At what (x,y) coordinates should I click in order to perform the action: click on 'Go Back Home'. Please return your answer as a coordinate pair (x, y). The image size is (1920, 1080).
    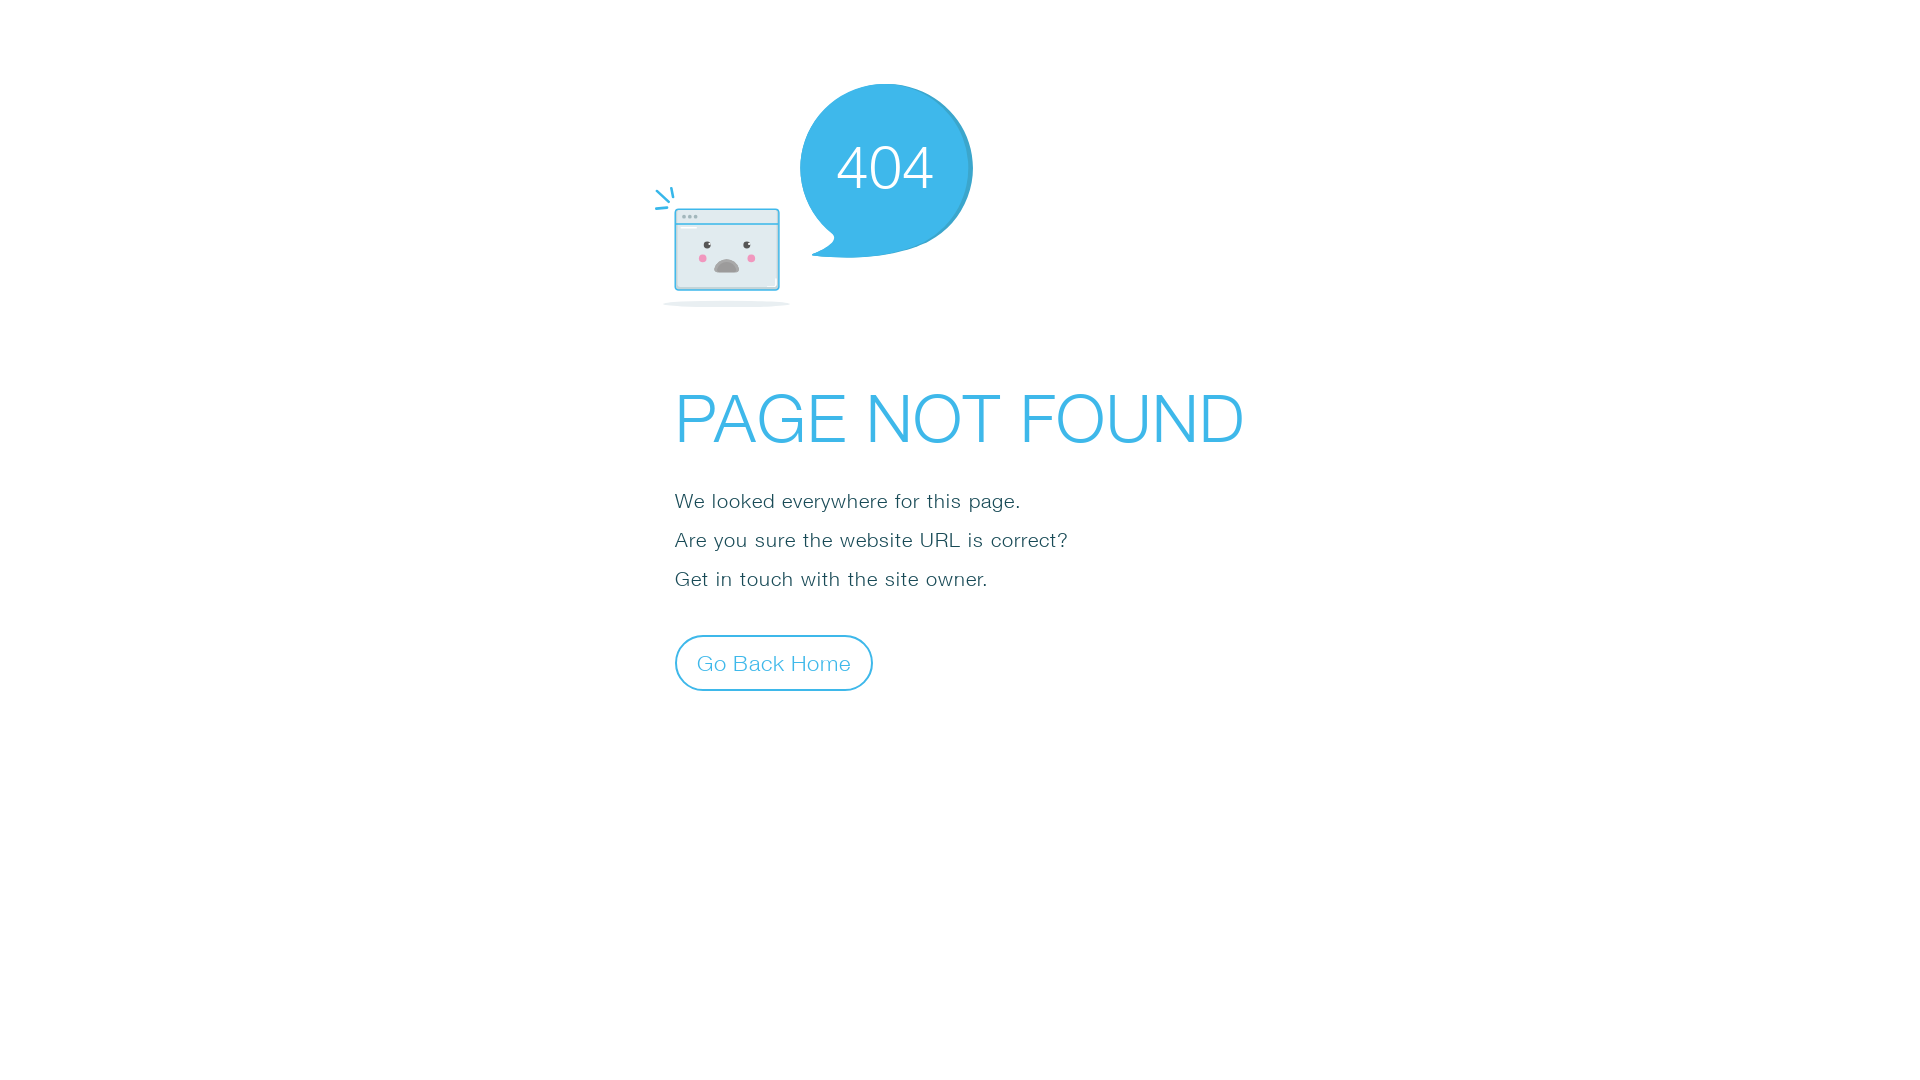
    Looking at the image, I should click on (772, 663).